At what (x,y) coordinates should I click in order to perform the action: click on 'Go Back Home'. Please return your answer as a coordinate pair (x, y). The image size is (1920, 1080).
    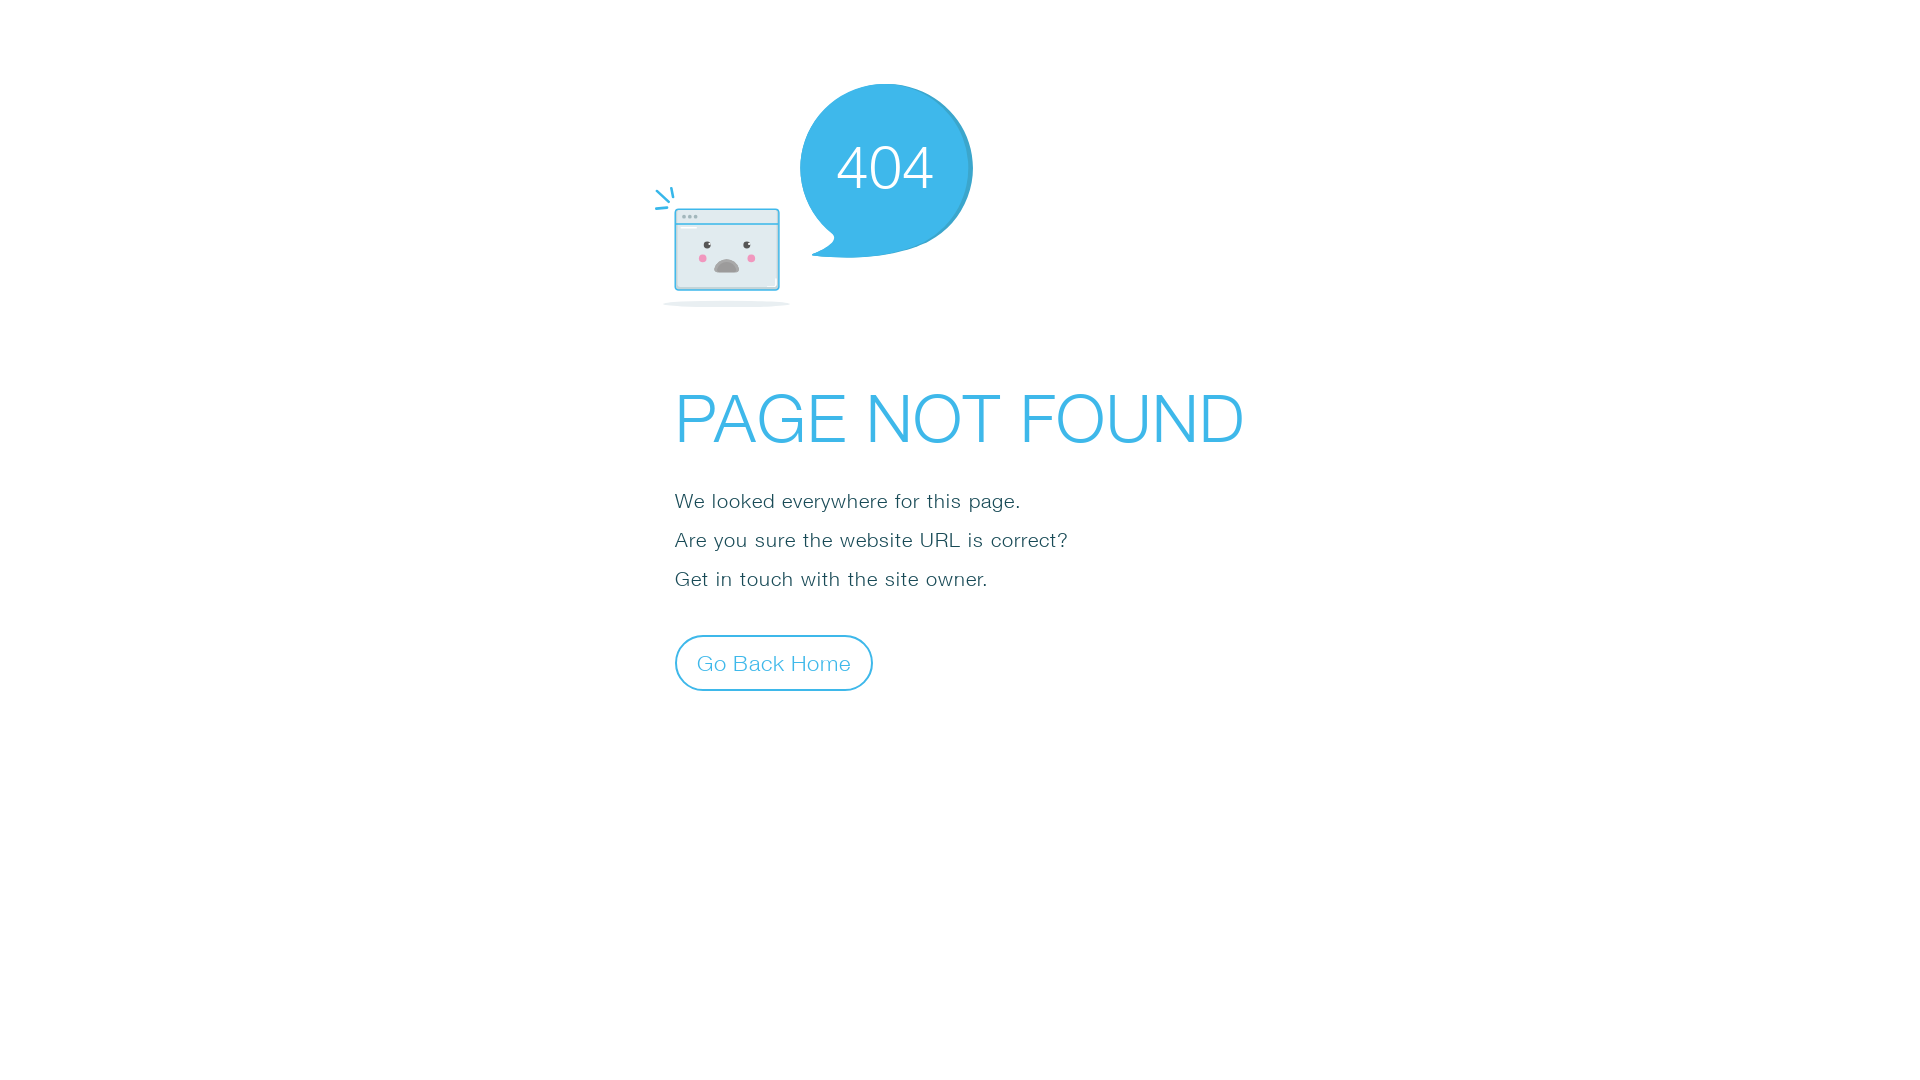
    Looking at the image, I should click on (772, 663).